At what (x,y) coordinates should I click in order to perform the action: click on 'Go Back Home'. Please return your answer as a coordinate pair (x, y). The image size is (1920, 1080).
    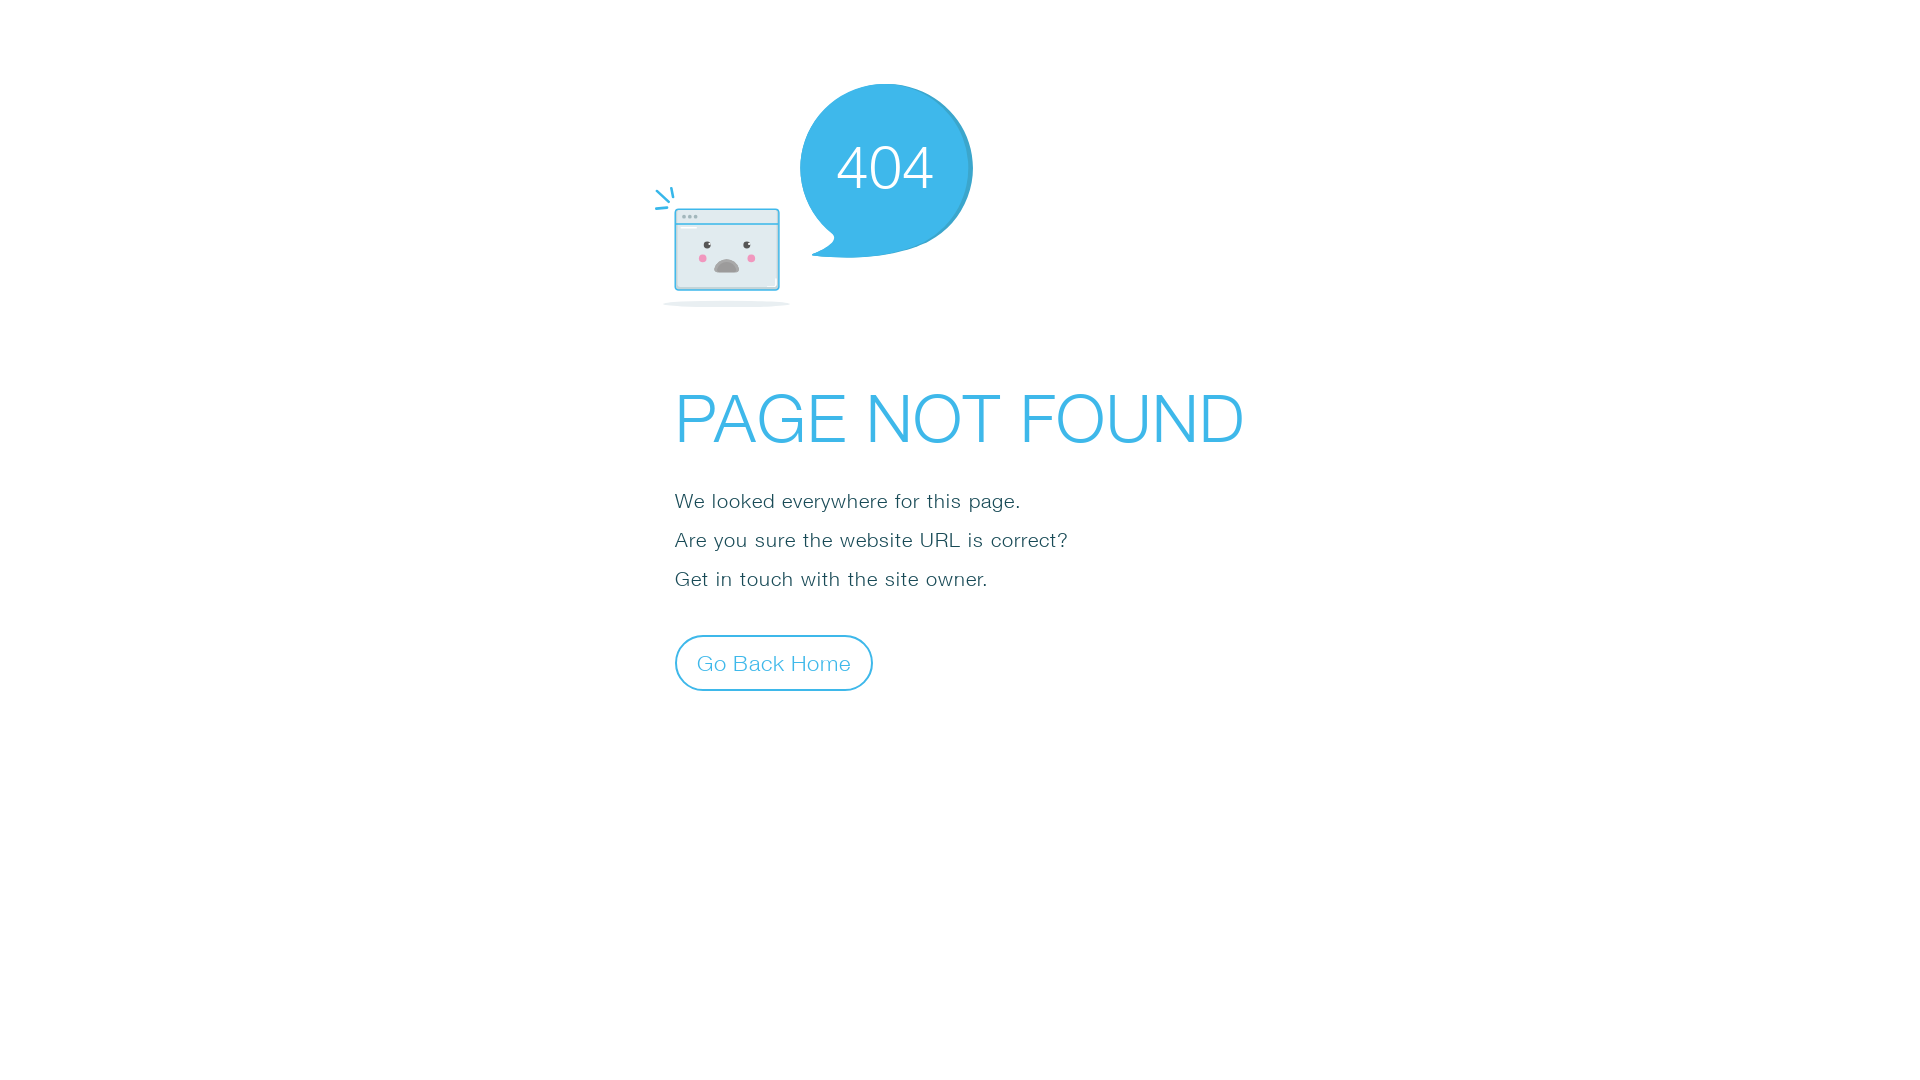
    Looking at the image, I should click on (772, 663).